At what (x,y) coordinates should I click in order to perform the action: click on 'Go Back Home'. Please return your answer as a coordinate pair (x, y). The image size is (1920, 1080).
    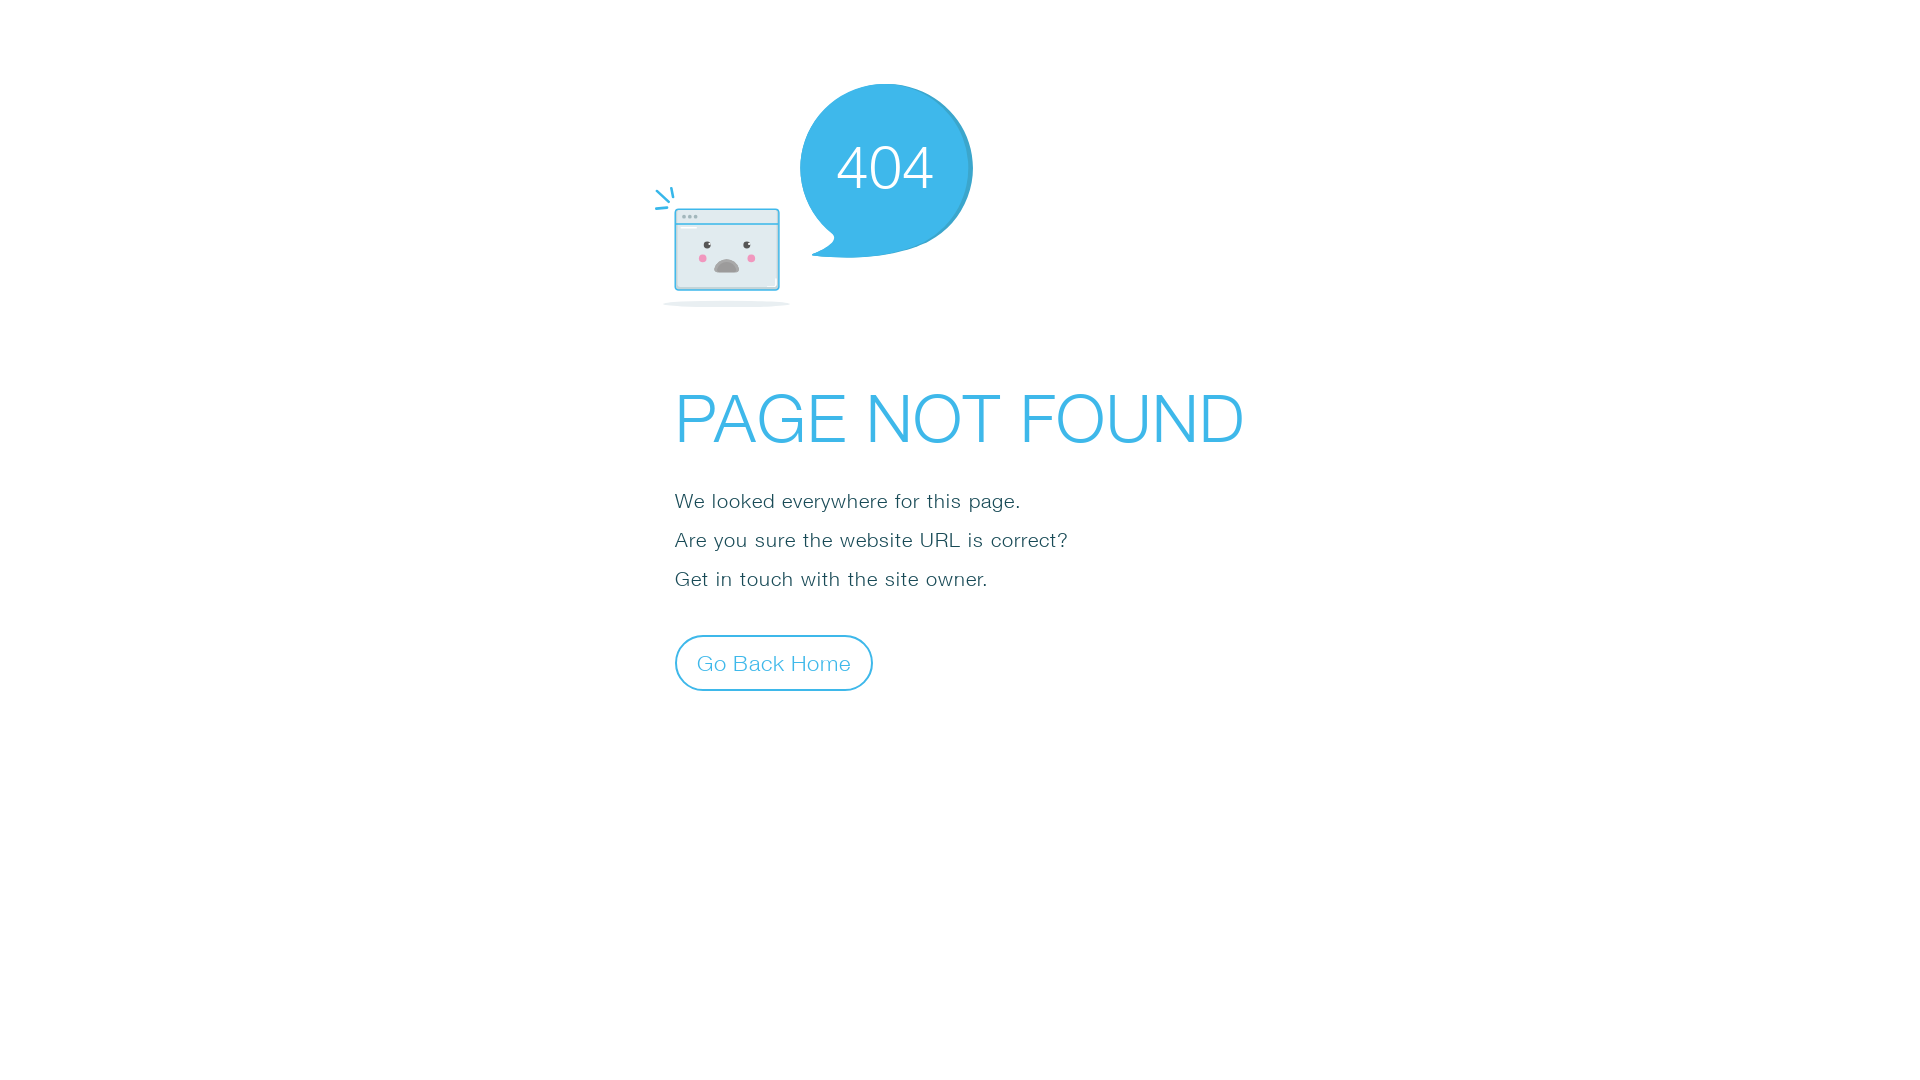
    Looking at the image, I should click on (772, 663).